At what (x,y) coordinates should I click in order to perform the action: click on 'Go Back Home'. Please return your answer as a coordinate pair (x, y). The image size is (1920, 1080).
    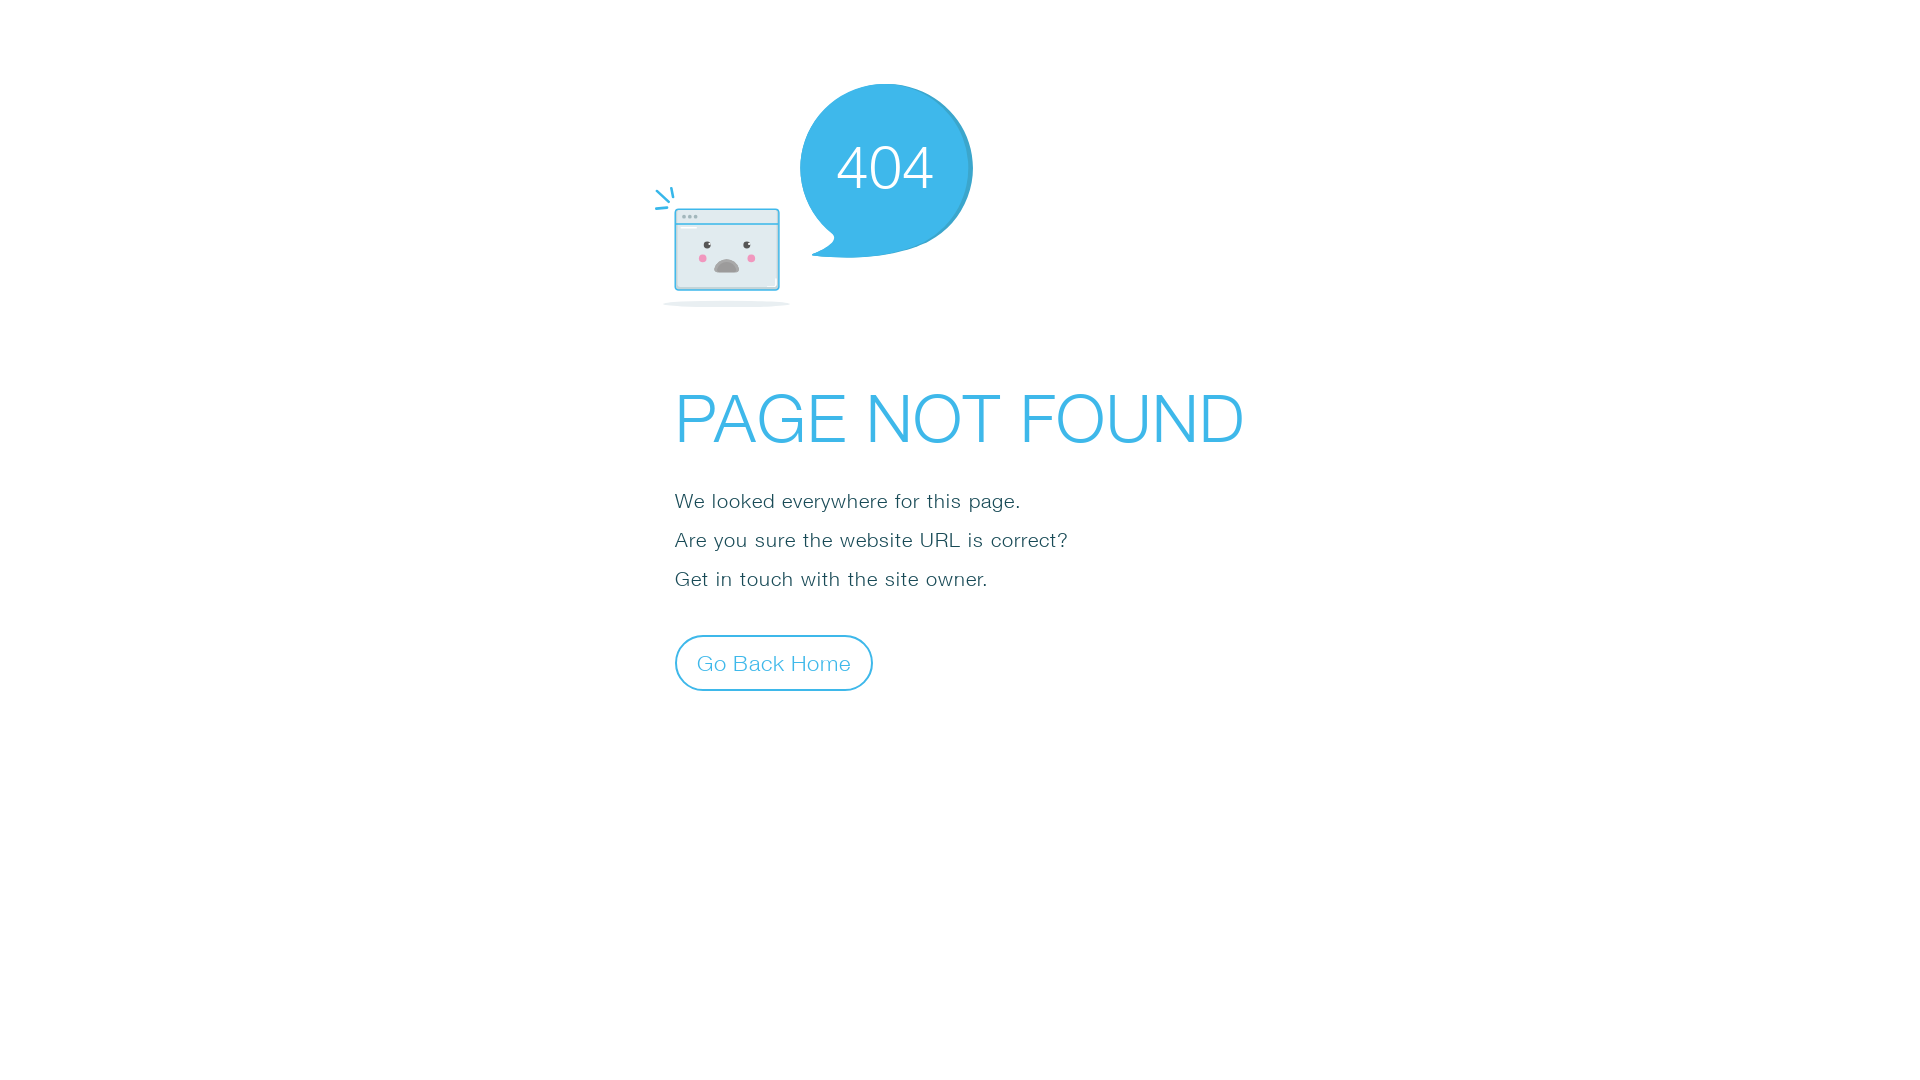
    Looking at the image, I should click on (772, 663).